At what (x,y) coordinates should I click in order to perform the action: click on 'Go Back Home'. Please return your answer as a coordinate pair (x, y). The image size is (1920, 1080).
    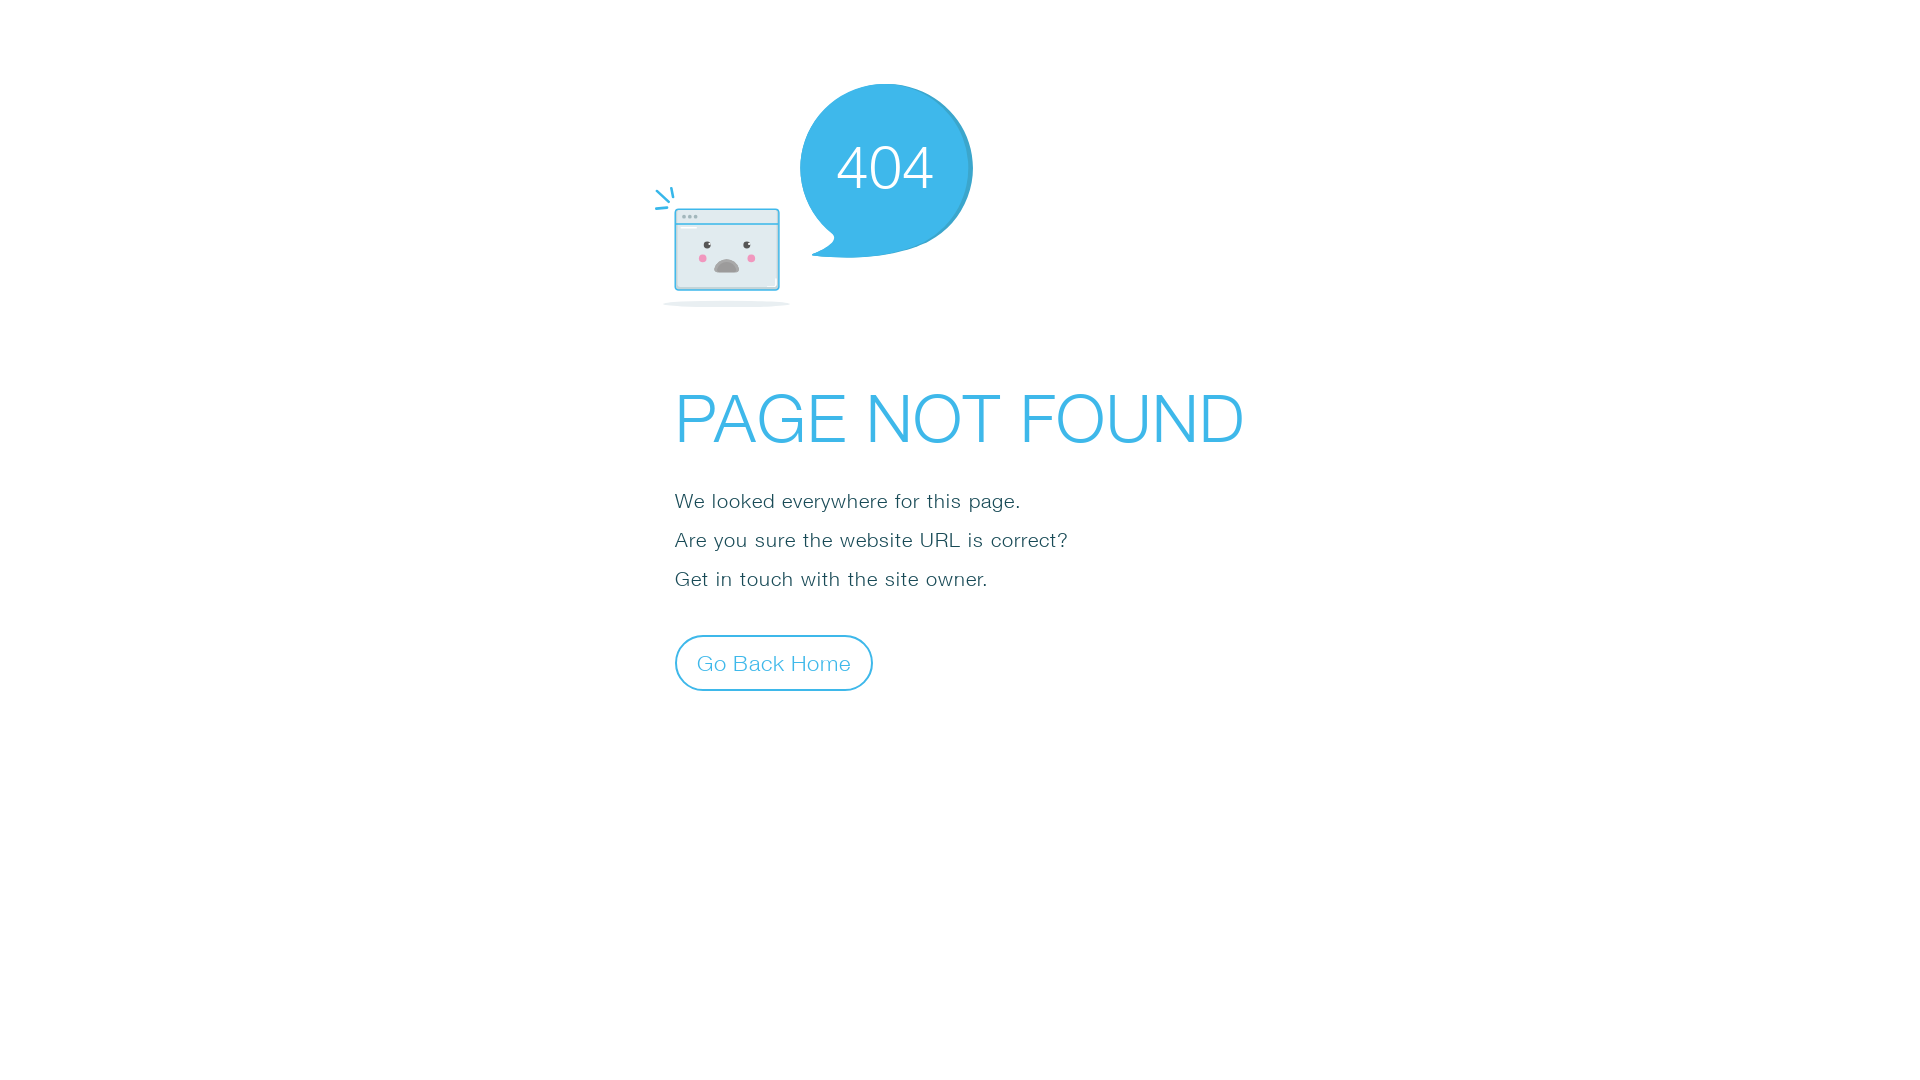
    Looking at the image, I should click on (772, 663).